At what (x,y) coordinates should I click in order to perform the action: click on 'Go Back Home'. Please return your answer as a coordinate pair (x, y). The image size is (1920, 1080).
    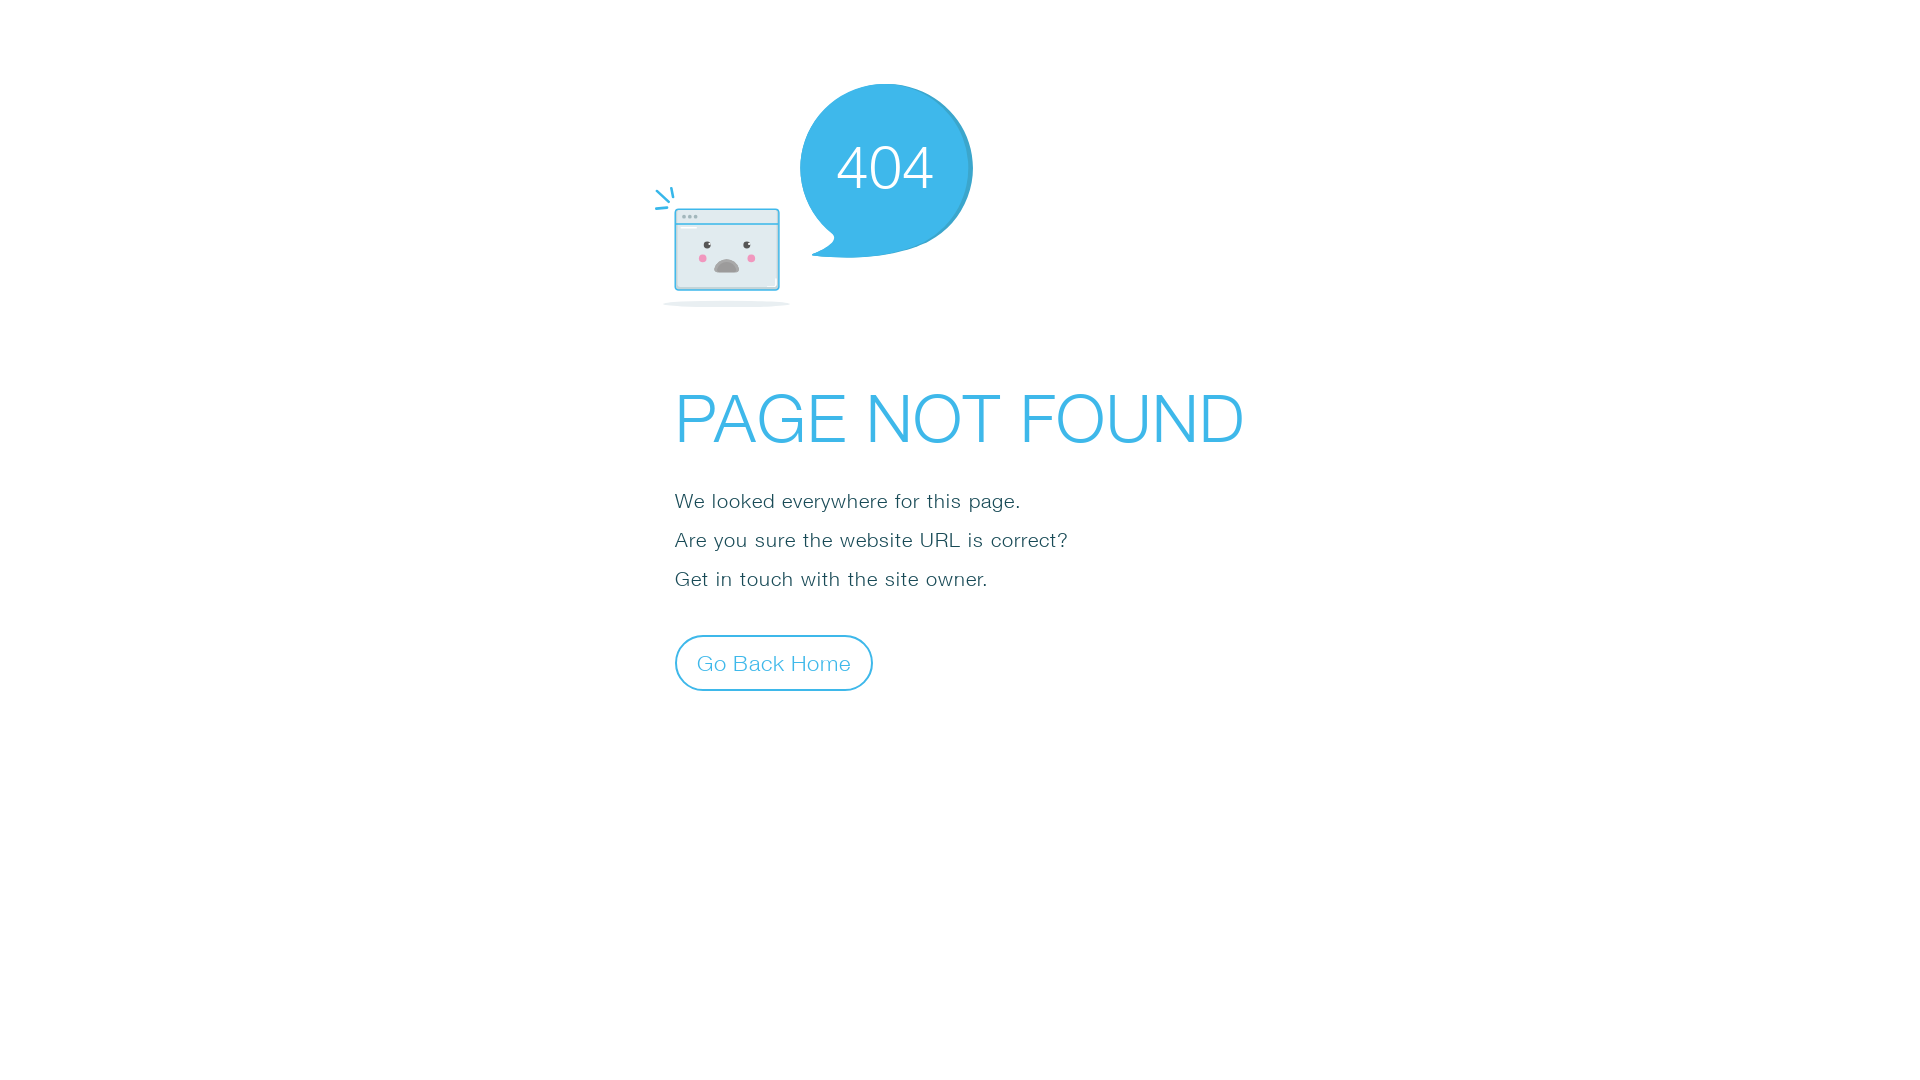
    Looking at the image, I should click on (772, 663).